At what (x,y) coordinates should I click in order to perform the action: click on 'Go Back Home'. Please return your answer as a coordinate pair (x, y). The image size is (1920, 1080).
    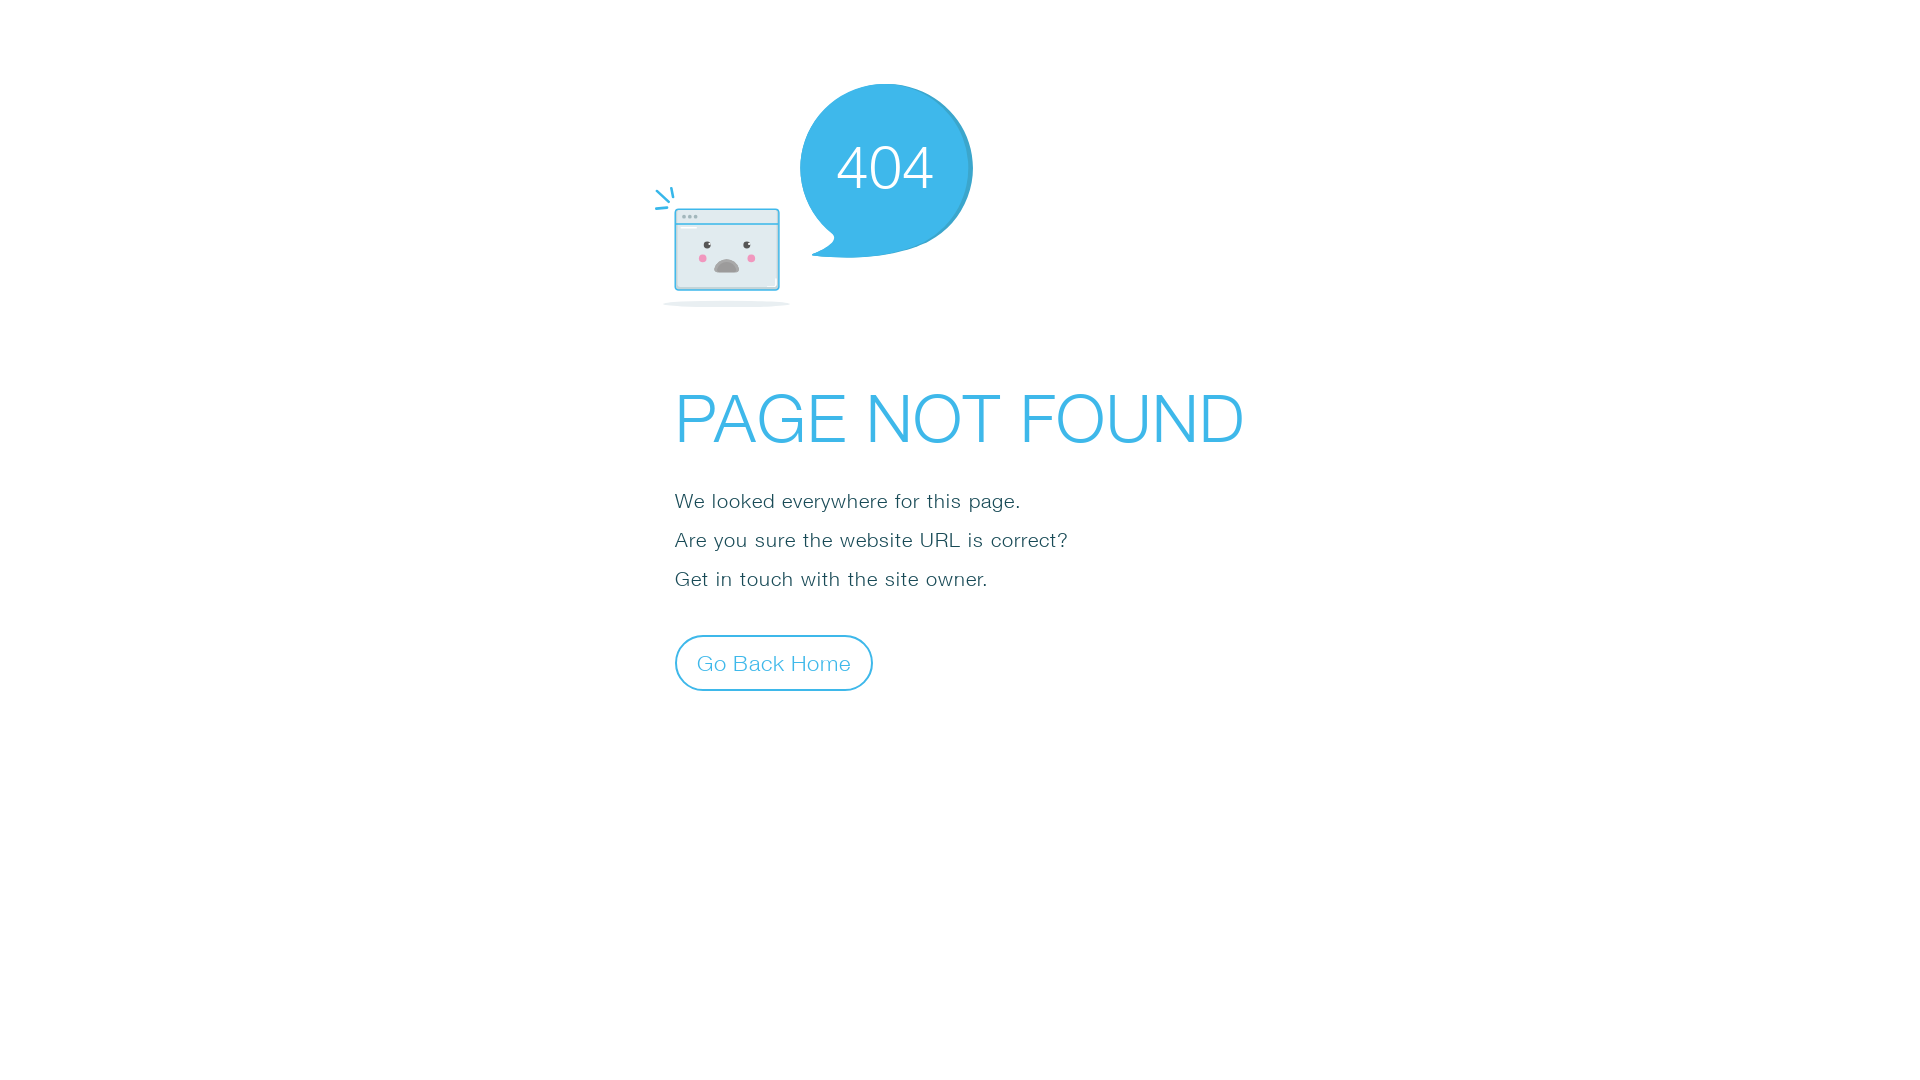
    Looking at the image, I should click on (772, 663).